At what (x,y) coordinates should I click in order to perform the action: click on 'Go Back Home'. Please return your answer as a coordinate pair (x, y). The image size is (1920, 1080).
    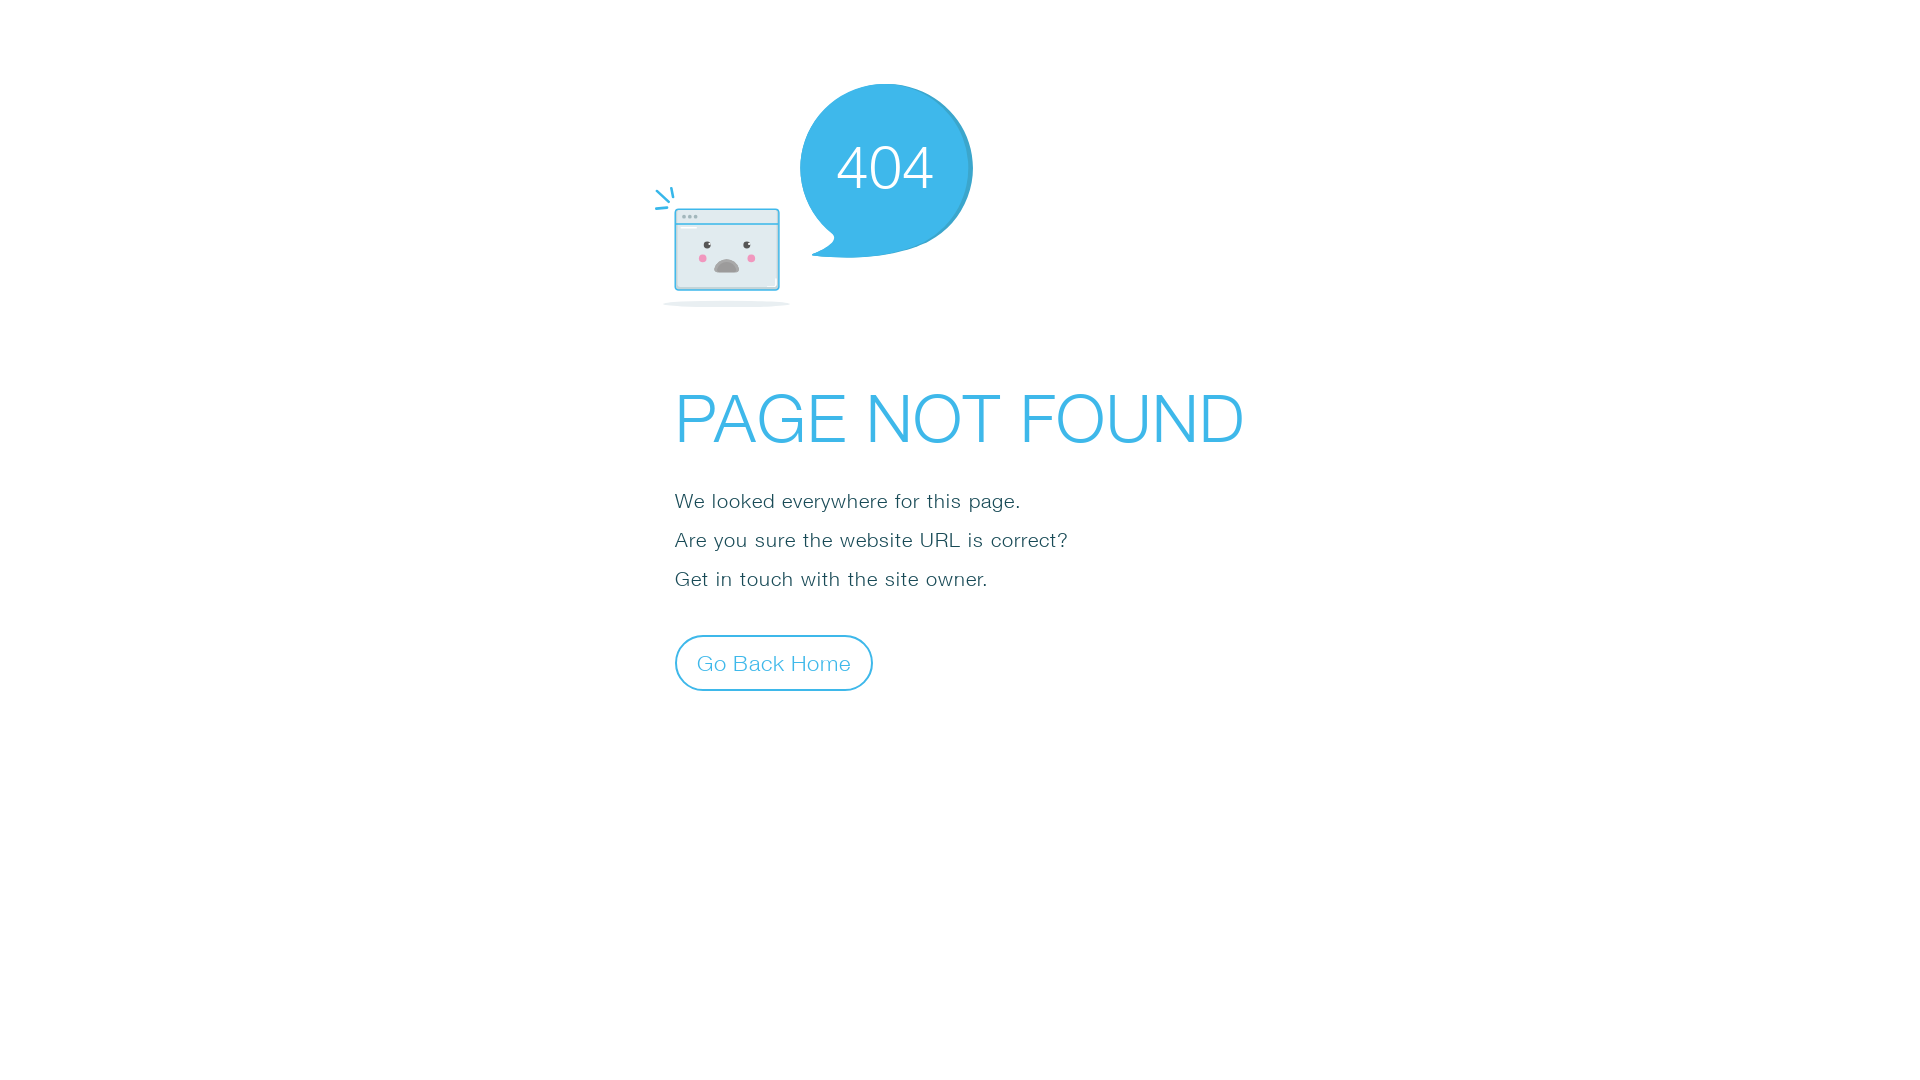
    Looking at the image, I should click on (772, 663).